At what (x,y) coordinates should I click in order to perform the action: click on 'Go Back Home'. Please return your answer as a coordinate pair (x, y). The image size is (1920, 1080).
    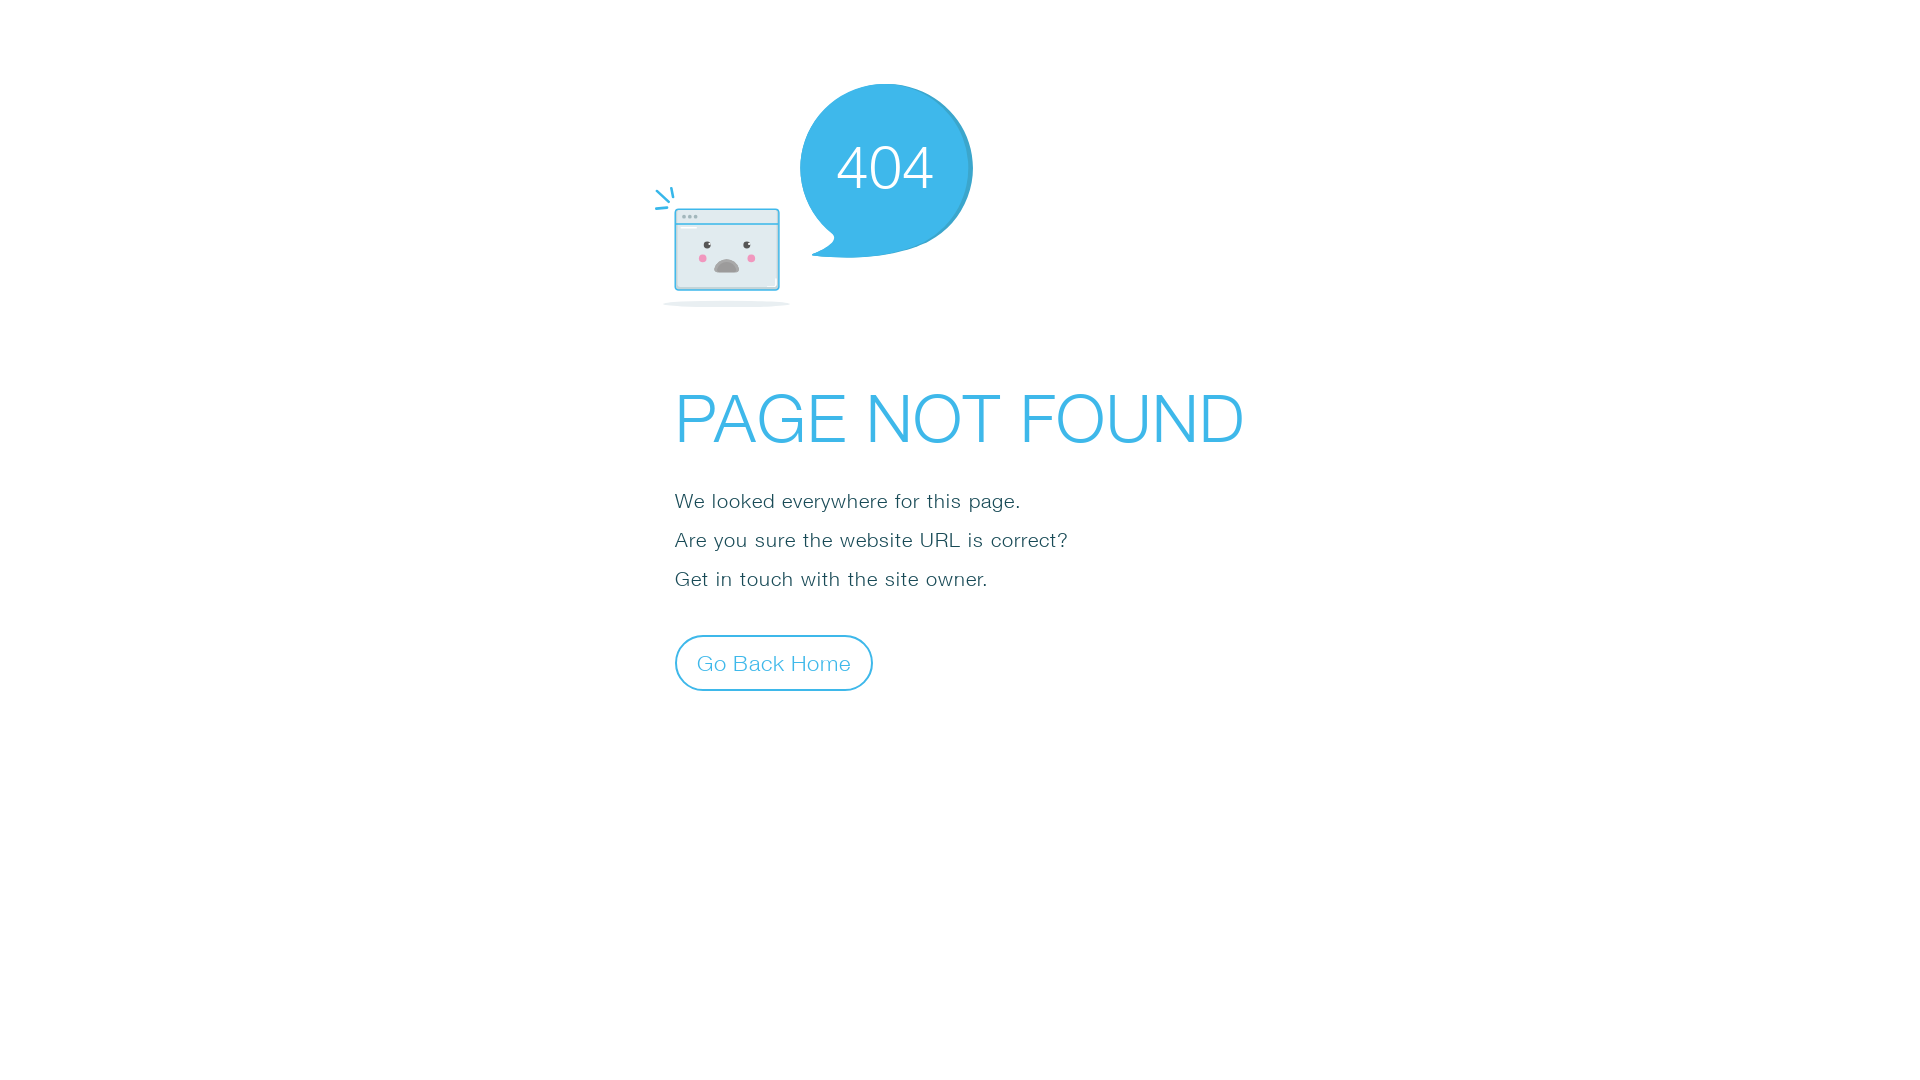
    Looking at the image, I should click on (772, 663).